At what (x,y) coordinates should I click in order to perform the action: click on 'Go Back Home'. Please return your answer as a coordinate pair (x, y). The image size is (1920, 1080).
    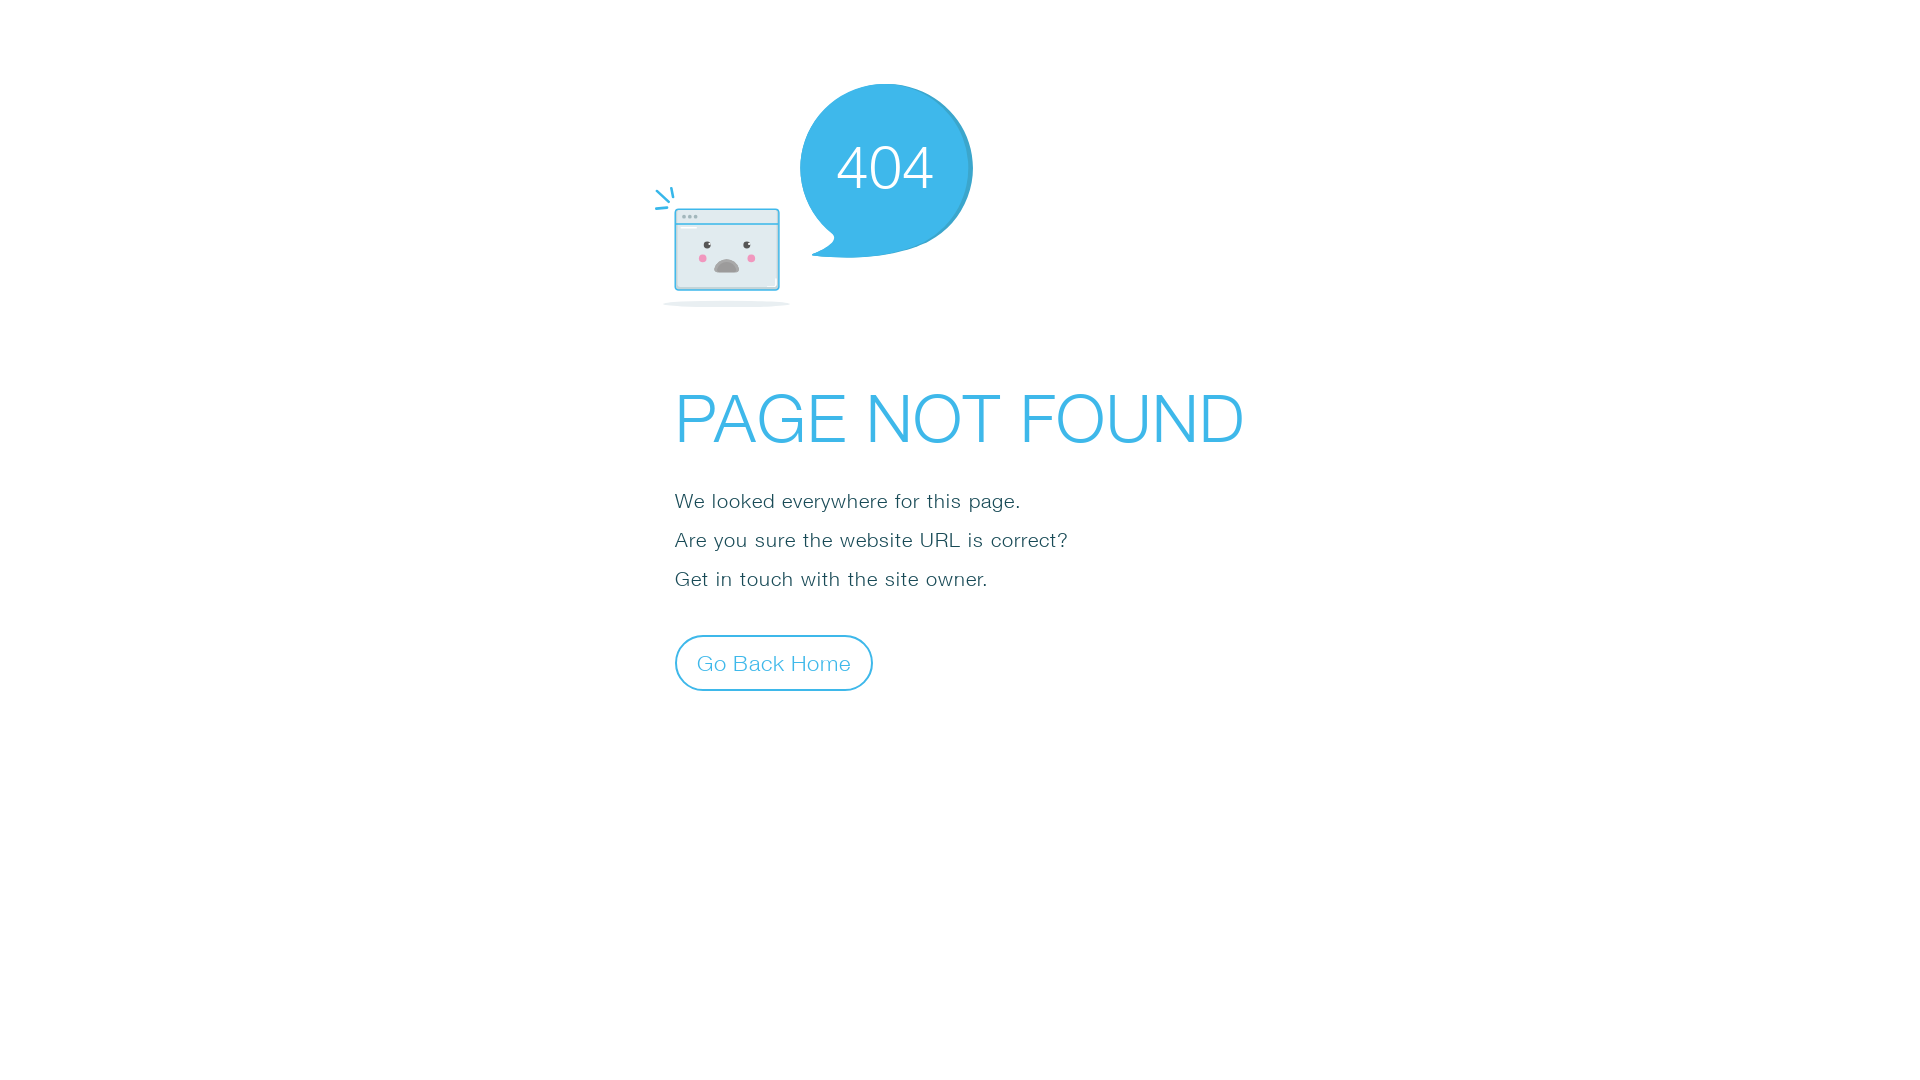
    Looking at the image, I should click on (772, 663).